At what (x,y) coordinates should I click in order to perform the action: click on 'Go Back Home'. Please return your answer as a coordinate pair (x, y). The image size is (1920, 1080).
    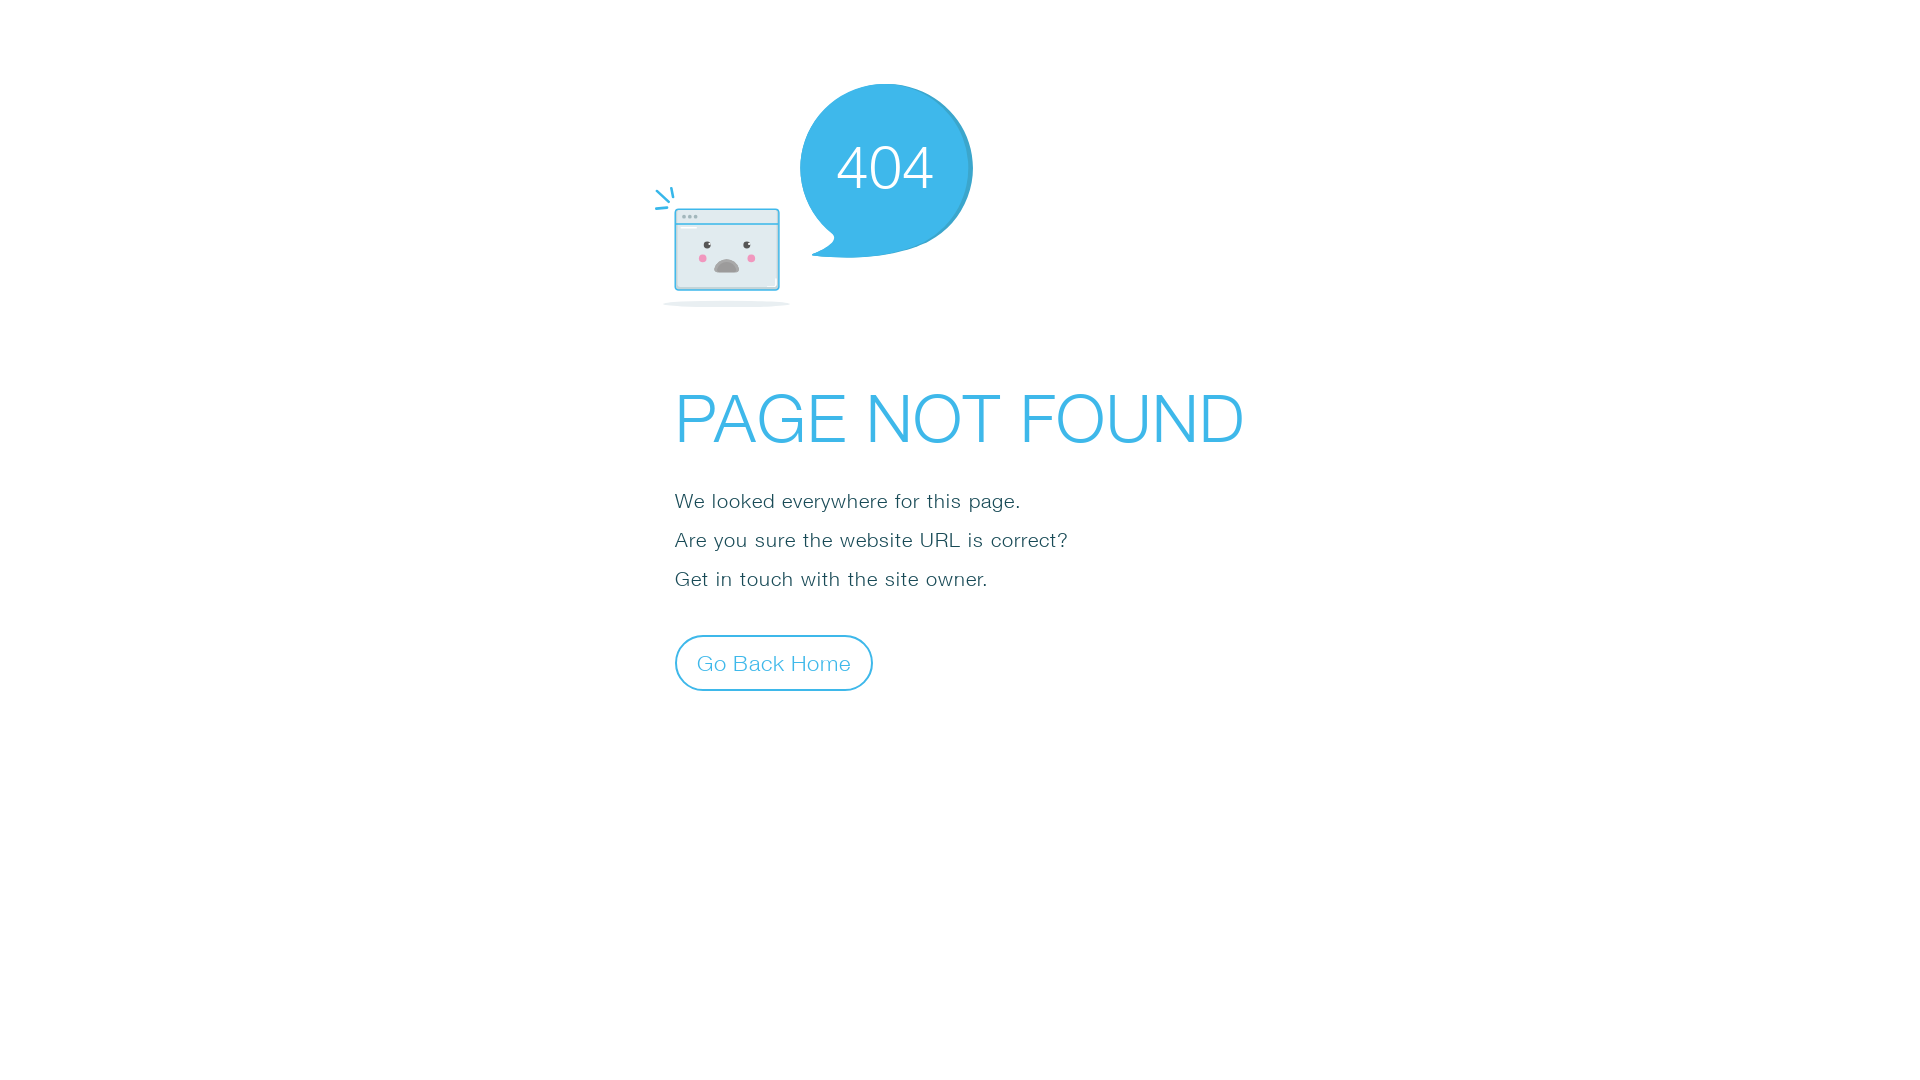
    Looking at the image, I should click on (772, 663).